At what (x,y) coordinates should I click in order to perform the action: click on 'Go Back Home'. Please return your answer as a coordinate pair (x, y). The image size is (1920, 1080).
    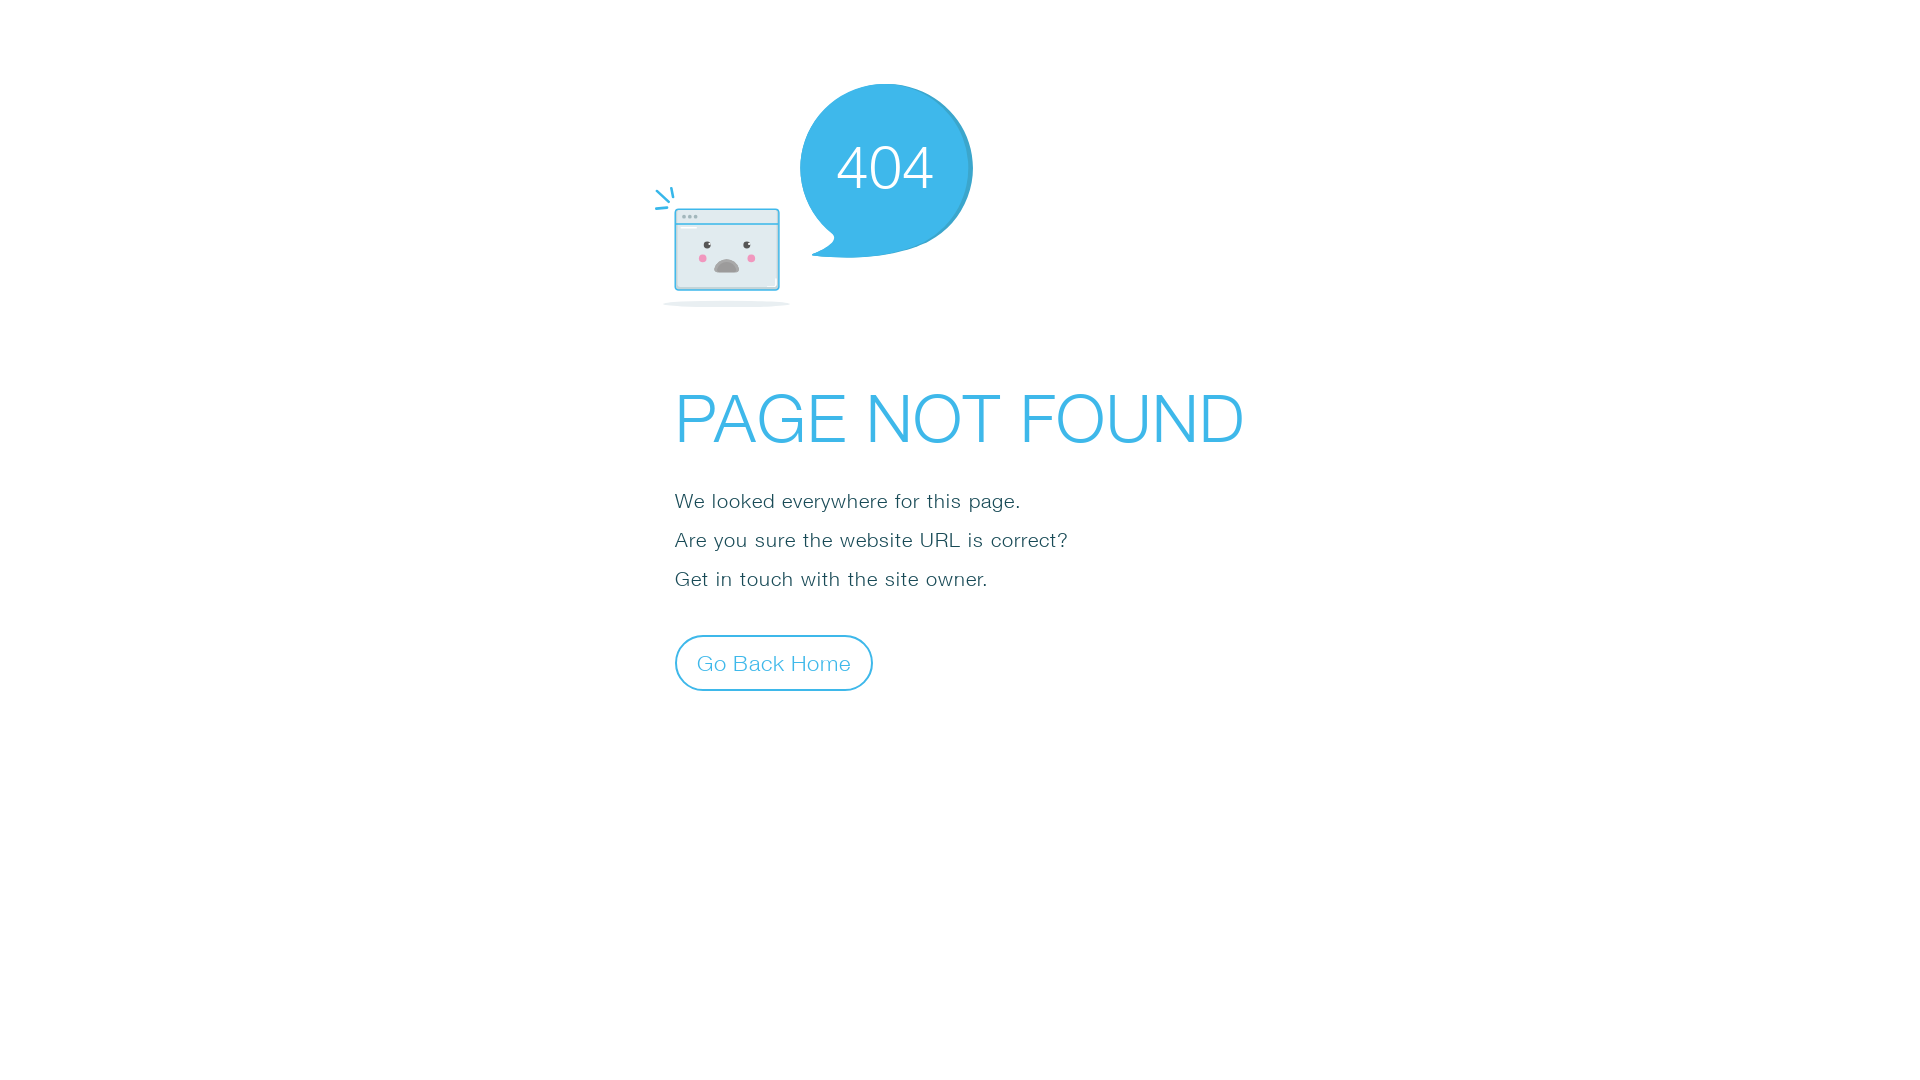
    Looking at the image, I should click on (772, 663).